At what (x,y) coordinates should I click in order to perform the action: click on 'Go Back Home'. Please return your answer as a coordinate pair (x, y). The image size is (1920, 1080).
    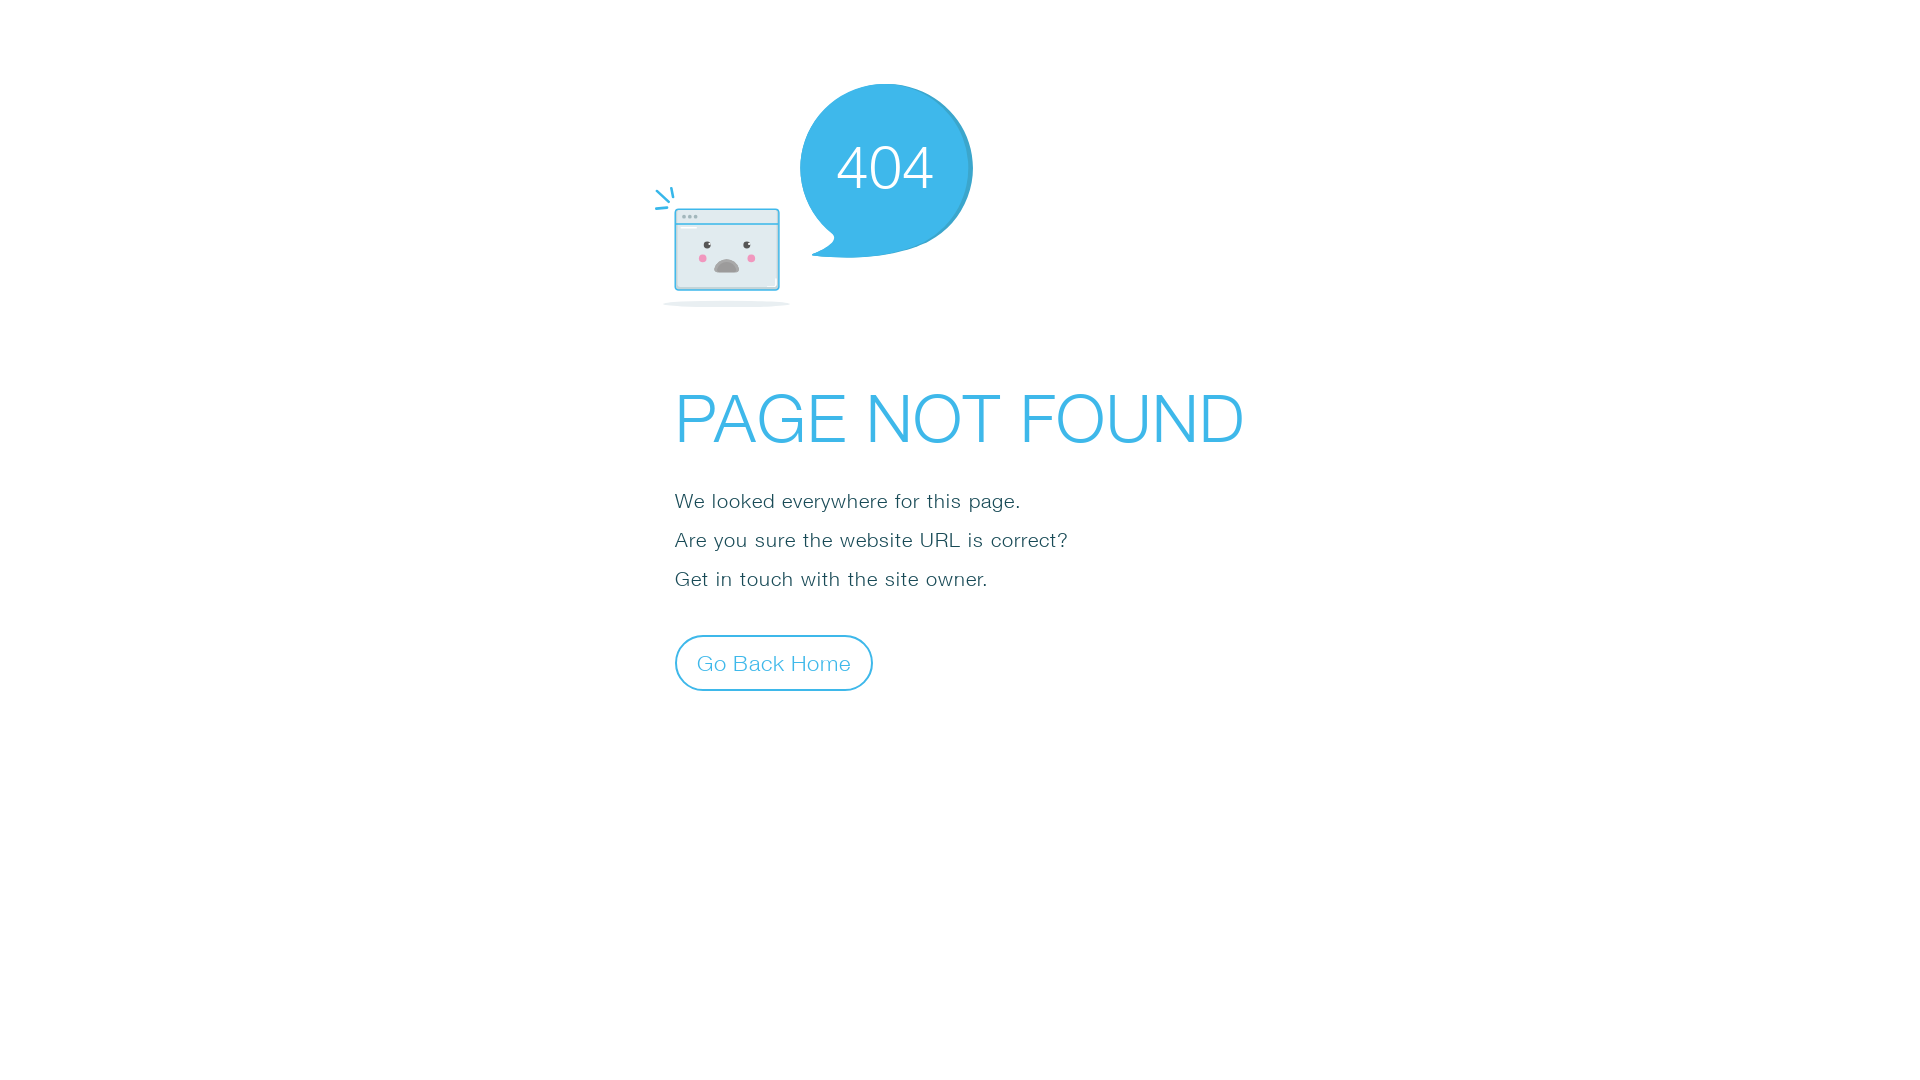
    Looking at the image, I should click on (772, 663).